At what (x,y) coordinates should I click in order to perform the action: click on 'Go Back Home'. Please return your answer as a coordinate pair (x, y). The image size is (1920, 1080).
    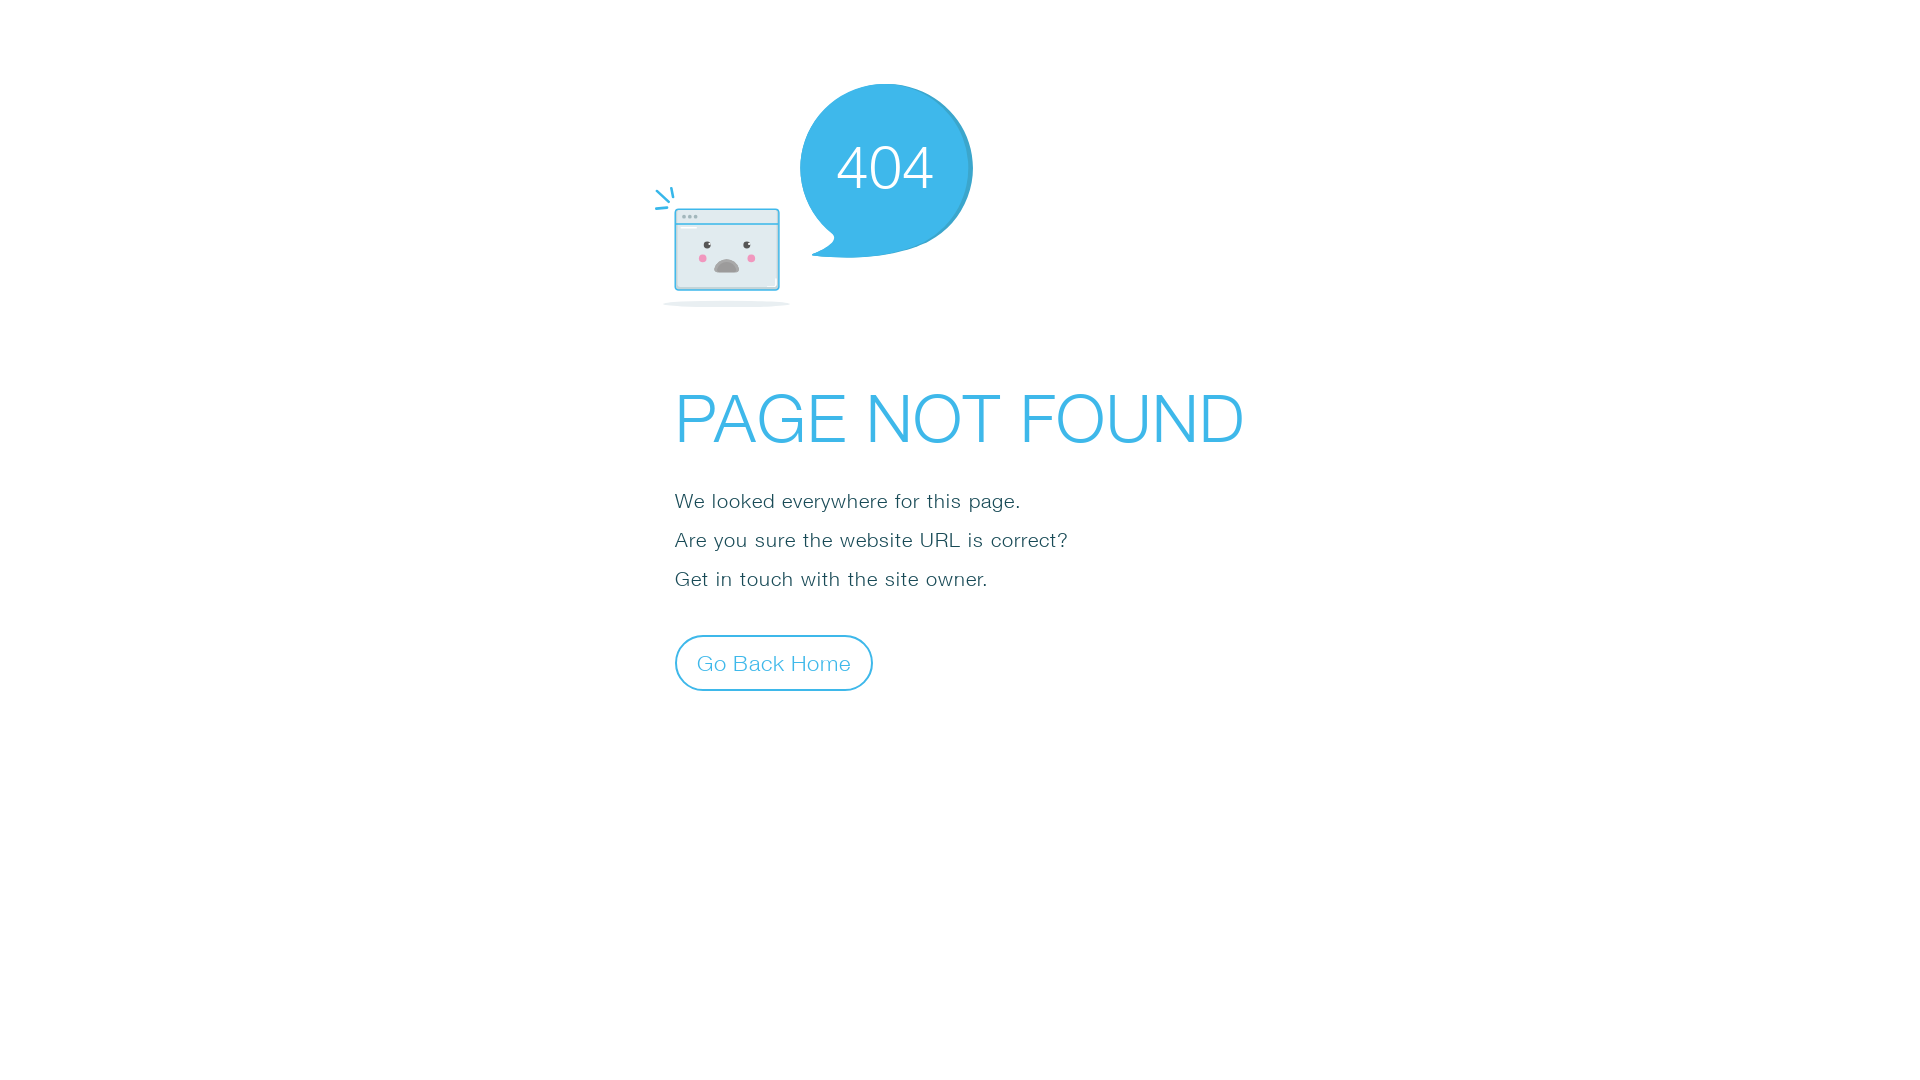
    Looking at the image, I should click on (772, 663).